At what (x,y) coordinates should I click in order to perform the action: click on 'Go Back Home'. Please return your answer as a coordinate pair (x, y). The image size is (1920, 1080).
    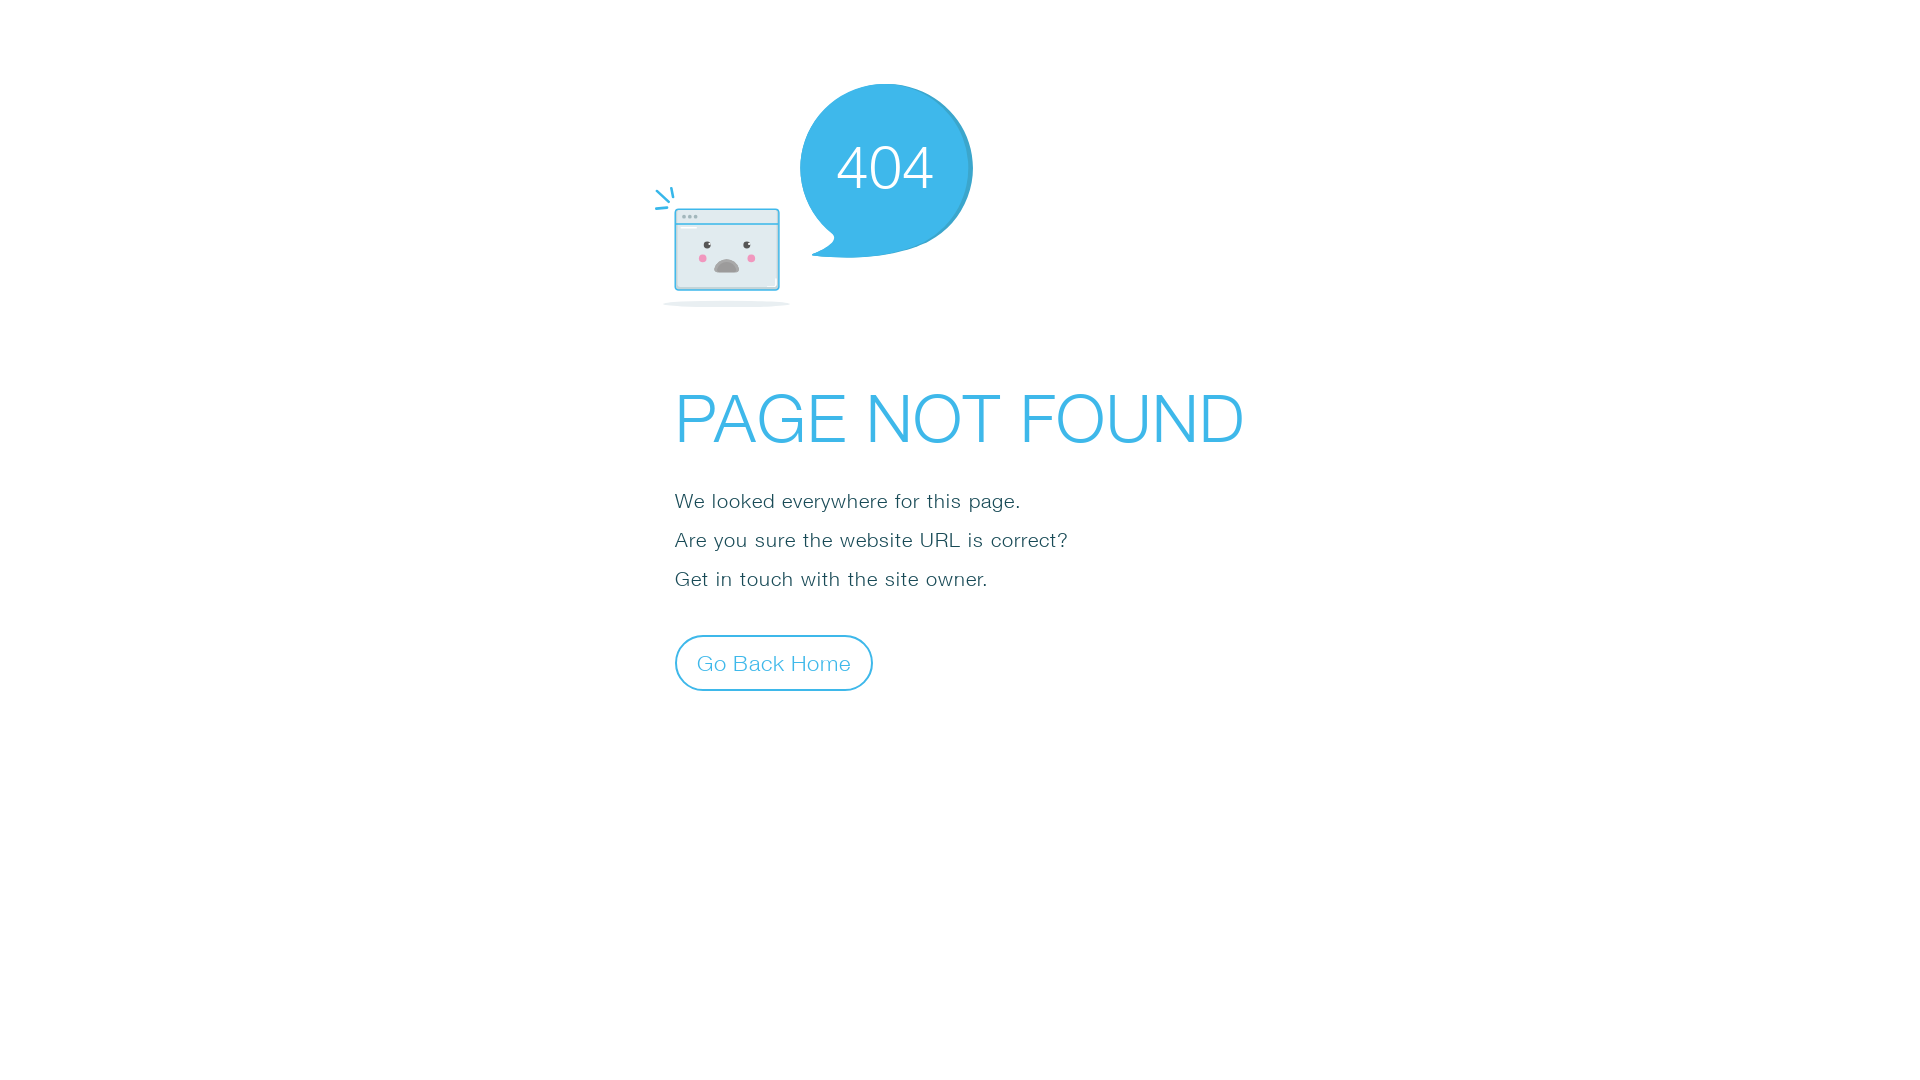
    Looking at the image, I should click on (772, 663).